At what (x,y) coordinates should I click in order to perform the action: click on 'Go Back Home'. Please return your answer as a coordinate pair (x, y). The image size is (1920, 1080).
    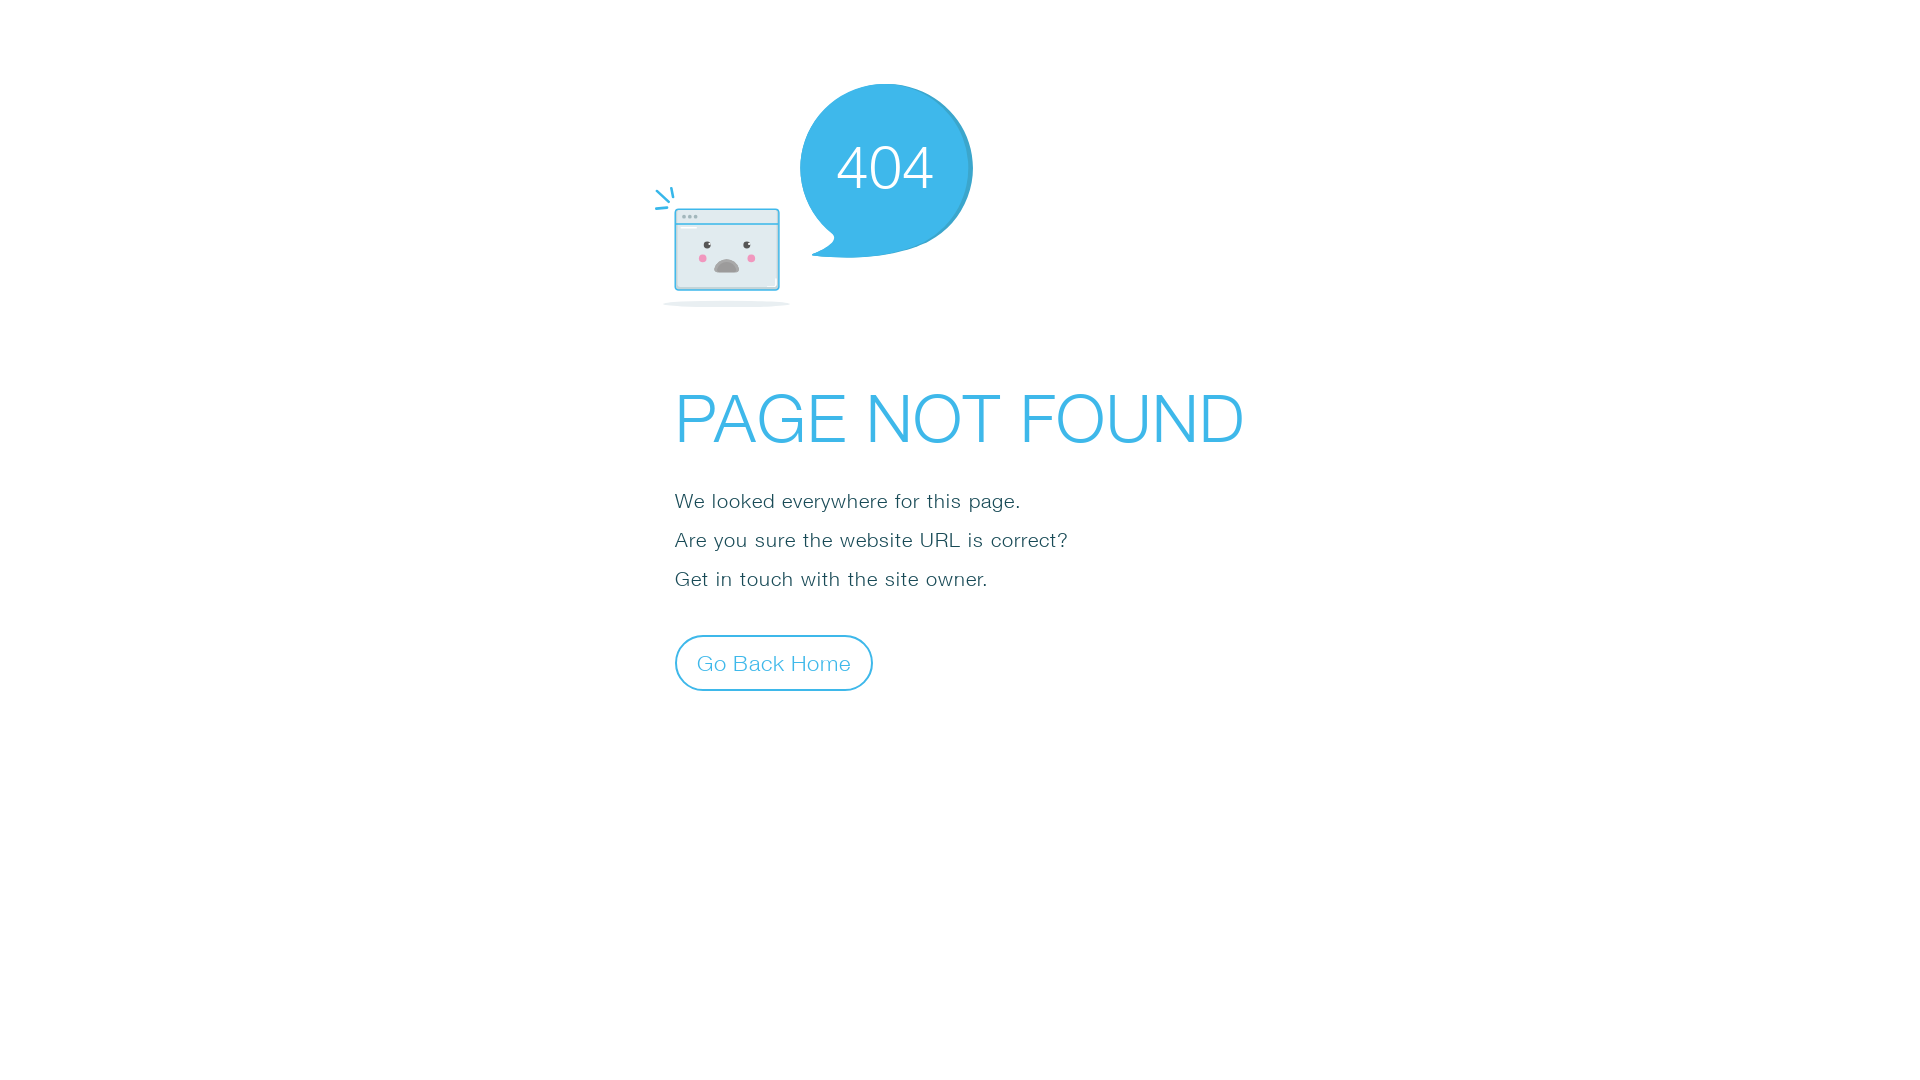
    Looking at the image, I should click on (772, 663).